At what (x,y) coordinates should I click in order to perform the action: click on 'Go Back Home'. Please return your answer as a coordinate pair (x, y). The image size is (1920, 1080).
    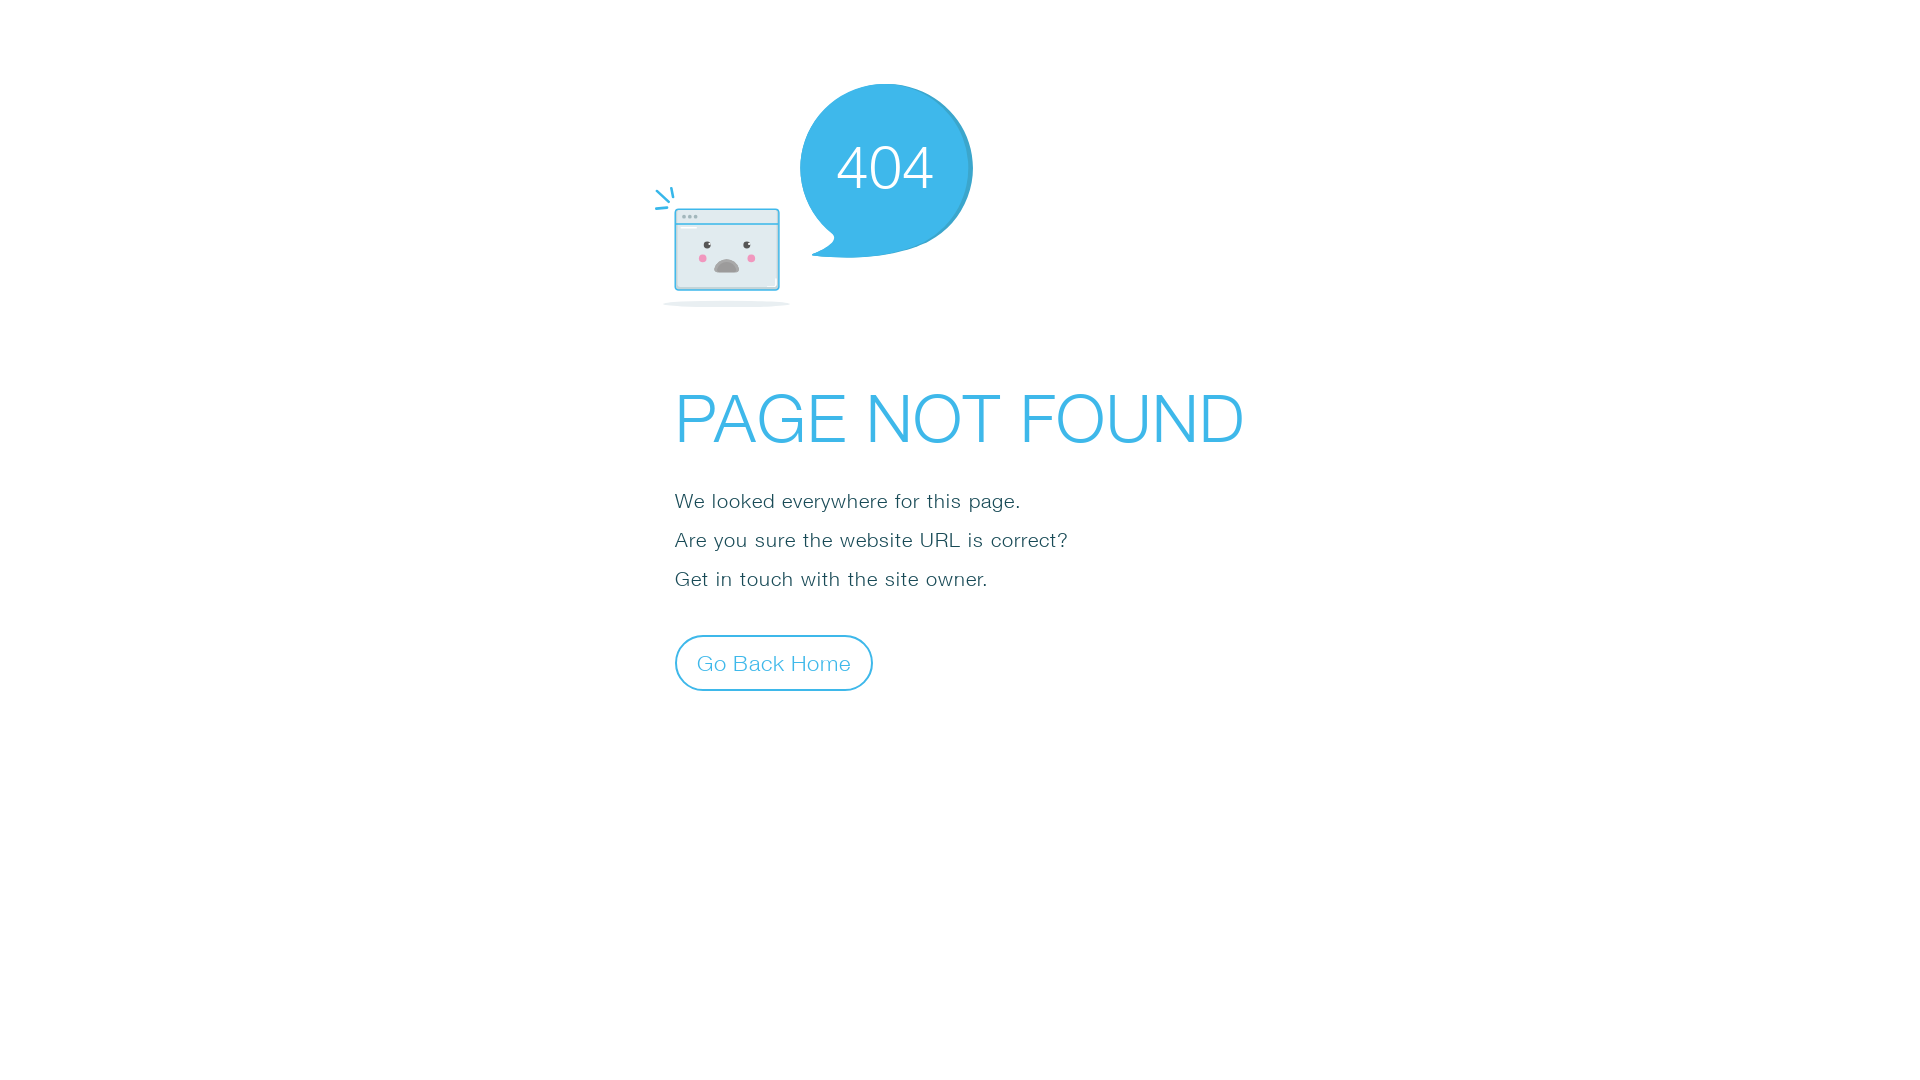
    Looking at the image, I should click on (772, 663).